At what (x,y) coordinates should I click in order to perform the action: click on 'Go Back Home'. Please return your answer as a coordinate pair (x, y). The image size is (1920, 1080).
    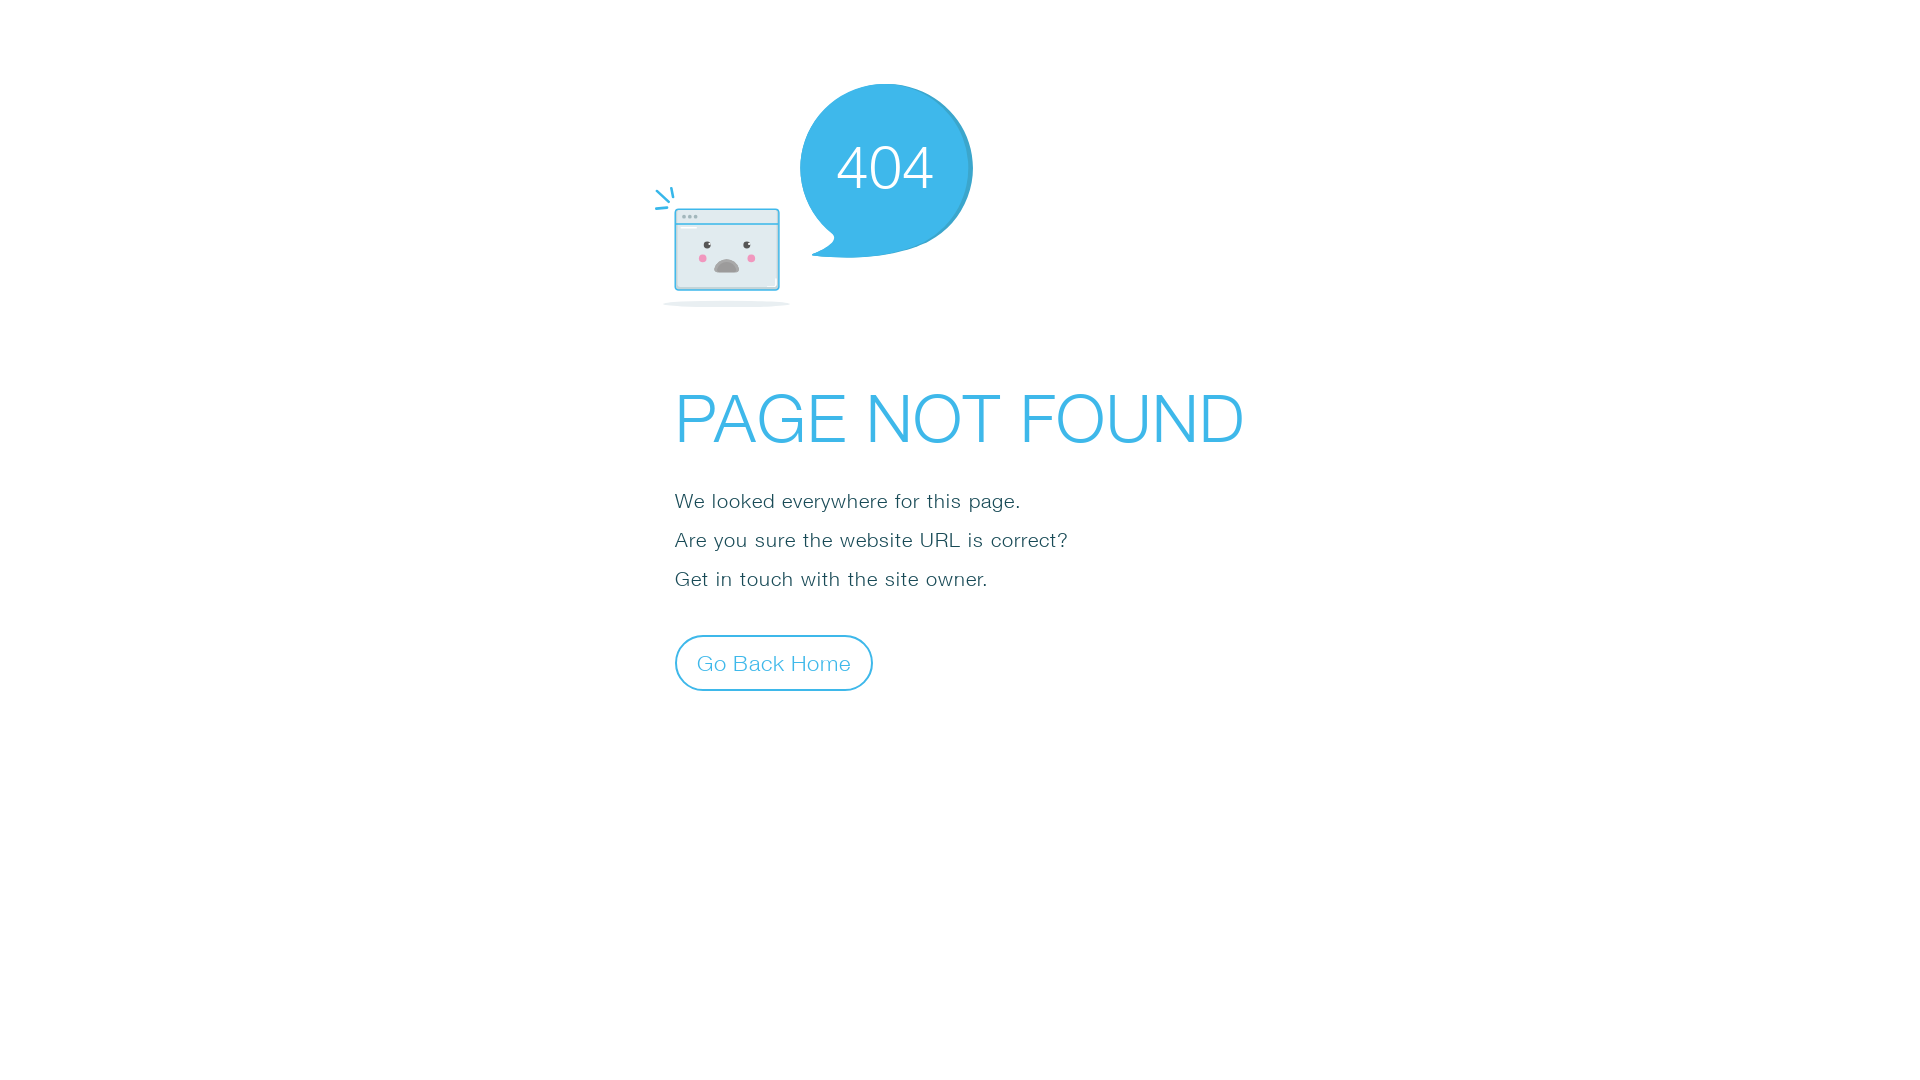
    Looking at the image, I should click on (772, 663).